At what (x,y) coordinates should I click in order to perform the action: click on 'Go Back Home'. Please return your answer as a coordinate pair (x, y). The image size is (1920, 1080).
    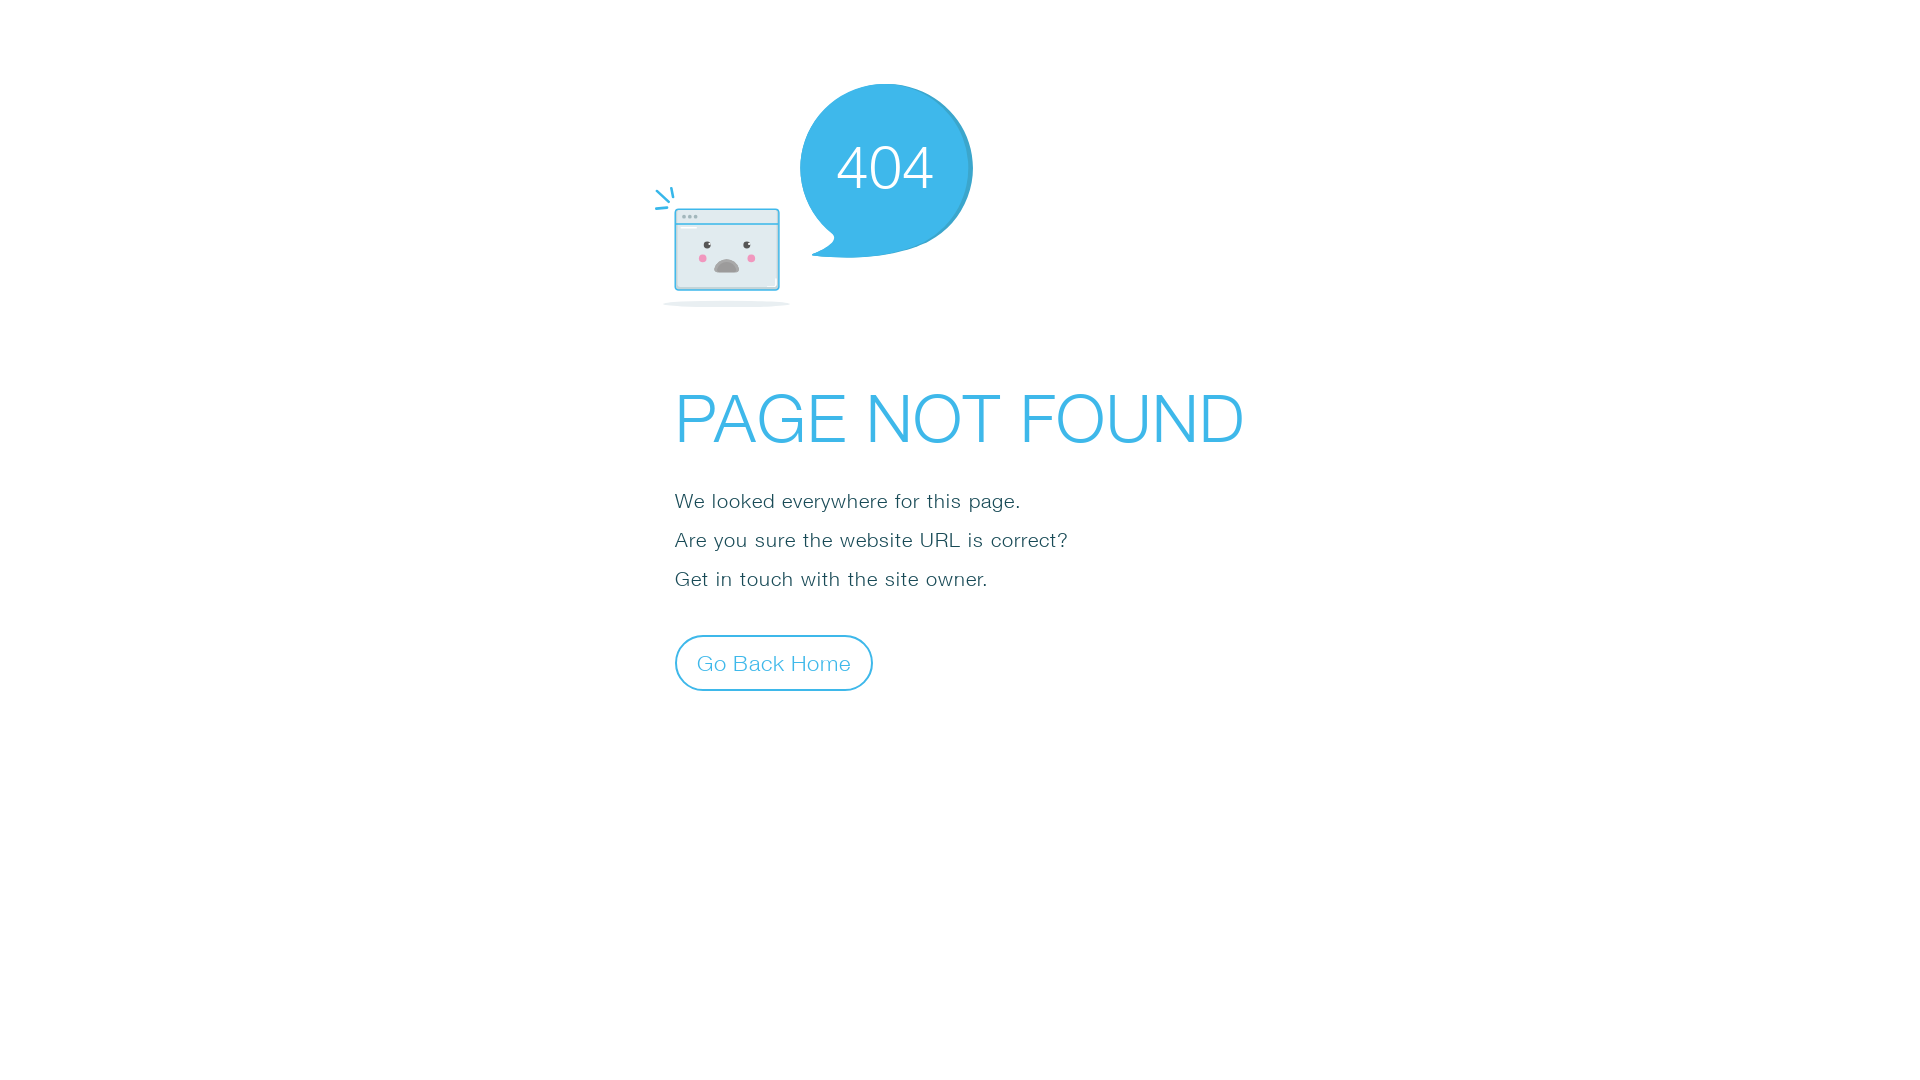
    Looking at the image, I should click on (772, 663).